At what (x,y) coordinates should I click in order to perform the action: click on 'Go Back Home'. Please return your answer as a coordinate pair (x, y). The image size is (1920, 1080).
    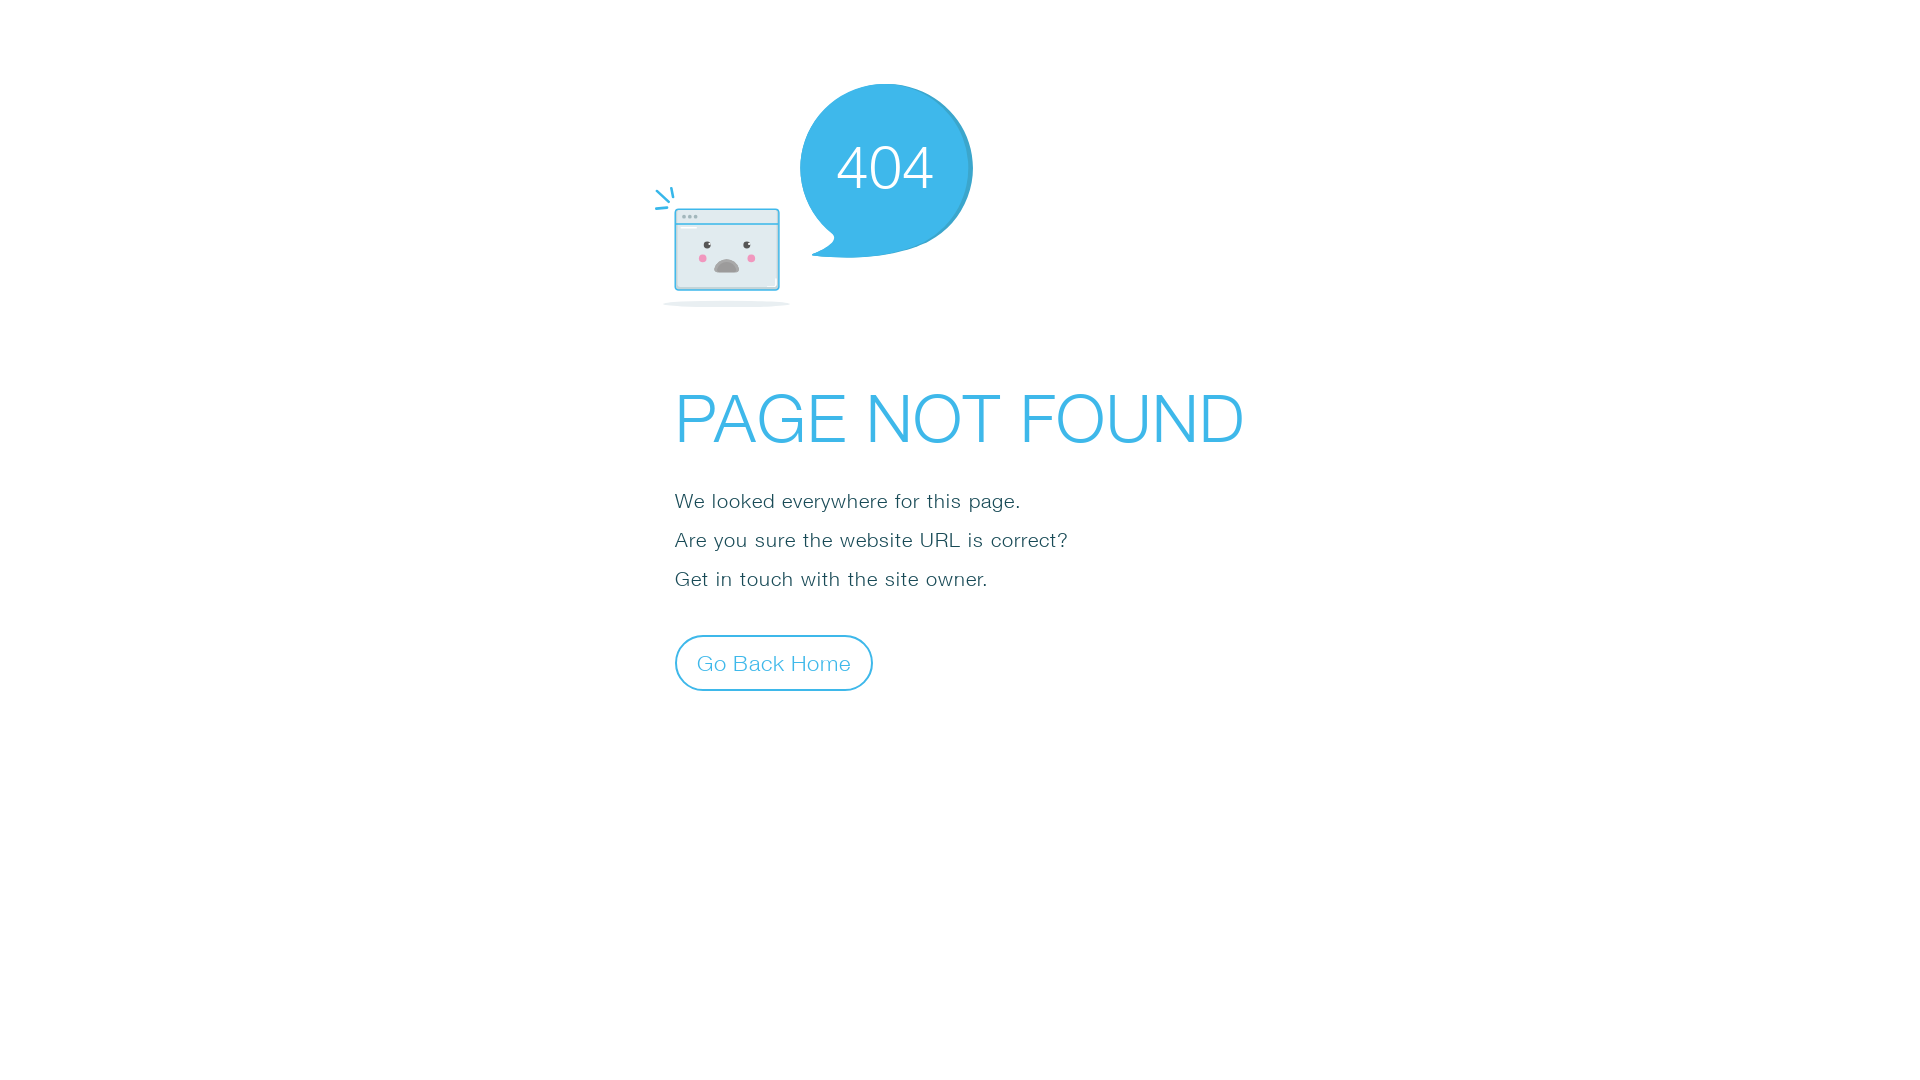
    Looking at the image, I should click on (772, 663).